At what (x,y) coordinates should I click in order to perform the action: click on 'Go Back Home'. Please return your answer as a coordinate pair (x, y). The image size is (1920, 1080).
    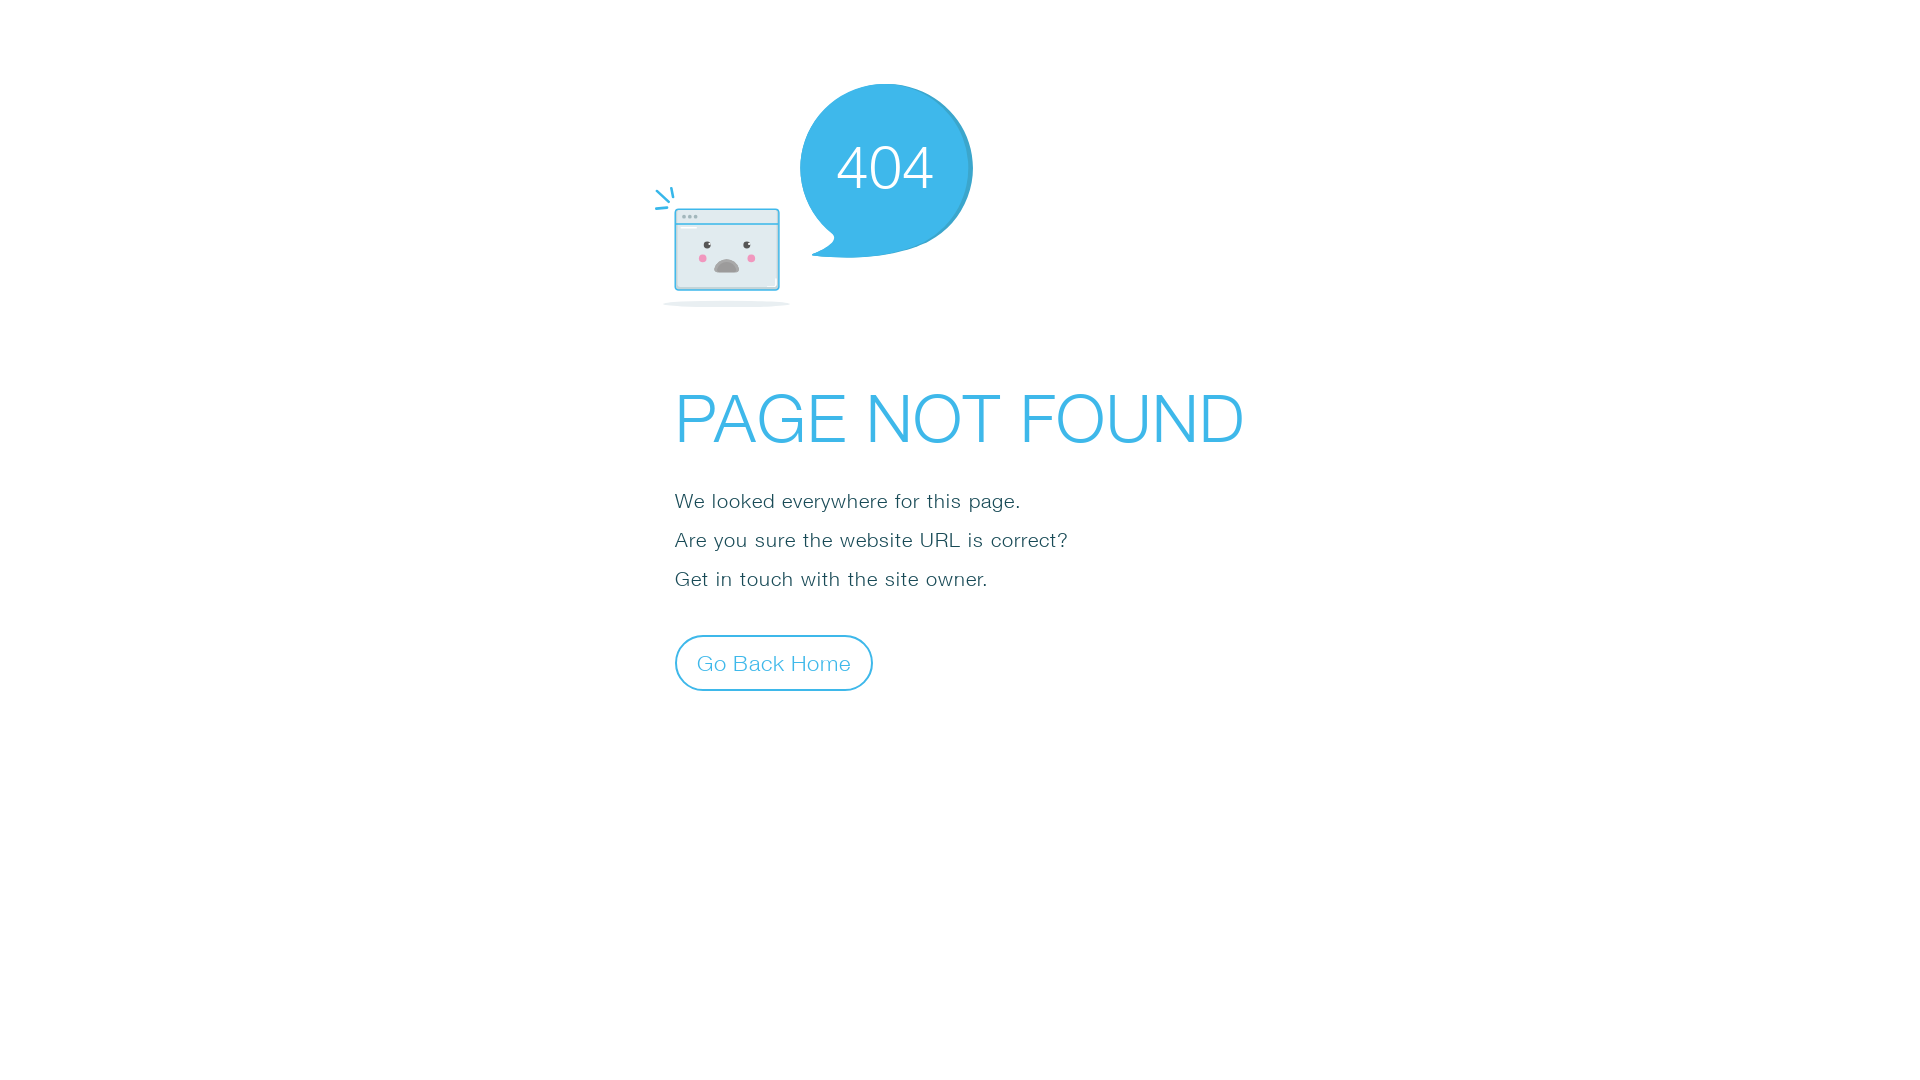
    Looking at the image, I should click on (772, 663).